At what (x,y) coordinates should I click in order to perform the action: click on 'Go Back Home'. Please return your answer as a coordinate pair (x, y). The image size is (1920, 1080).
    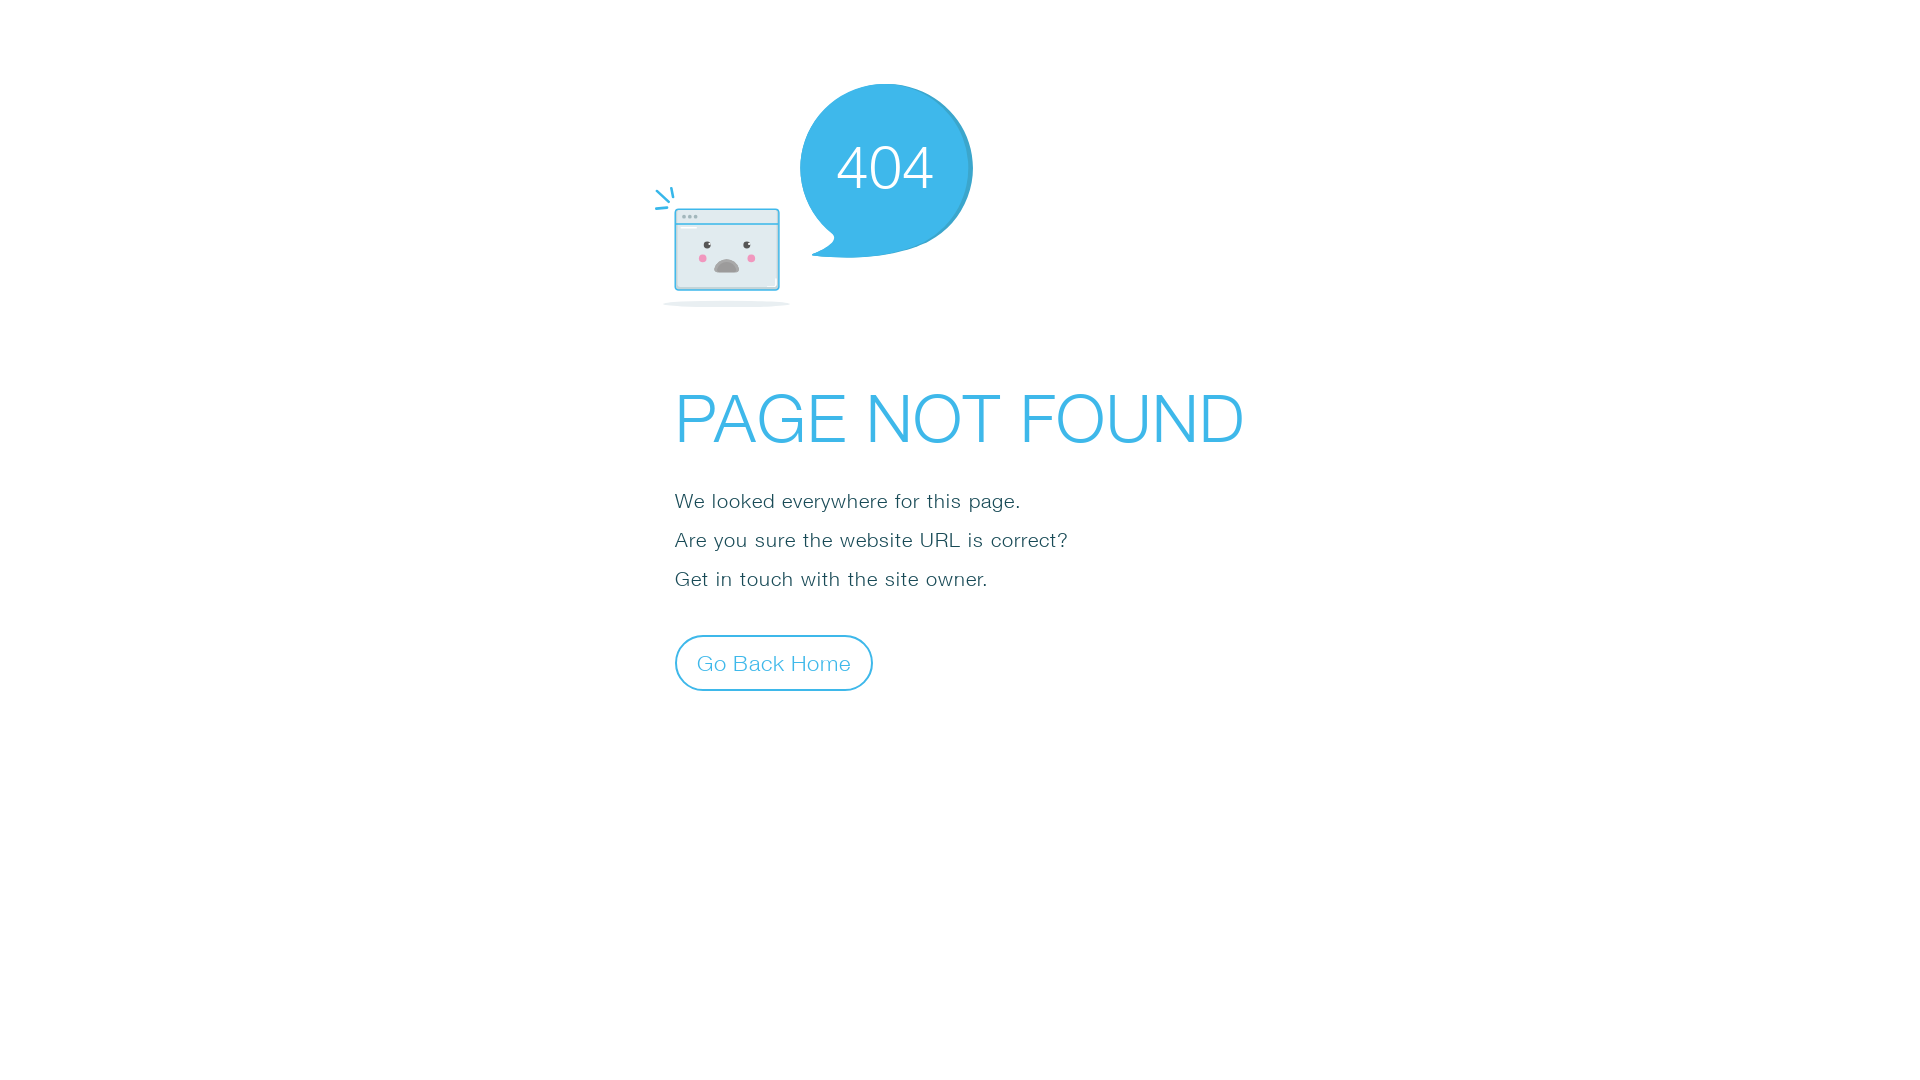
    Looking at the image, I should click on (772, 663).